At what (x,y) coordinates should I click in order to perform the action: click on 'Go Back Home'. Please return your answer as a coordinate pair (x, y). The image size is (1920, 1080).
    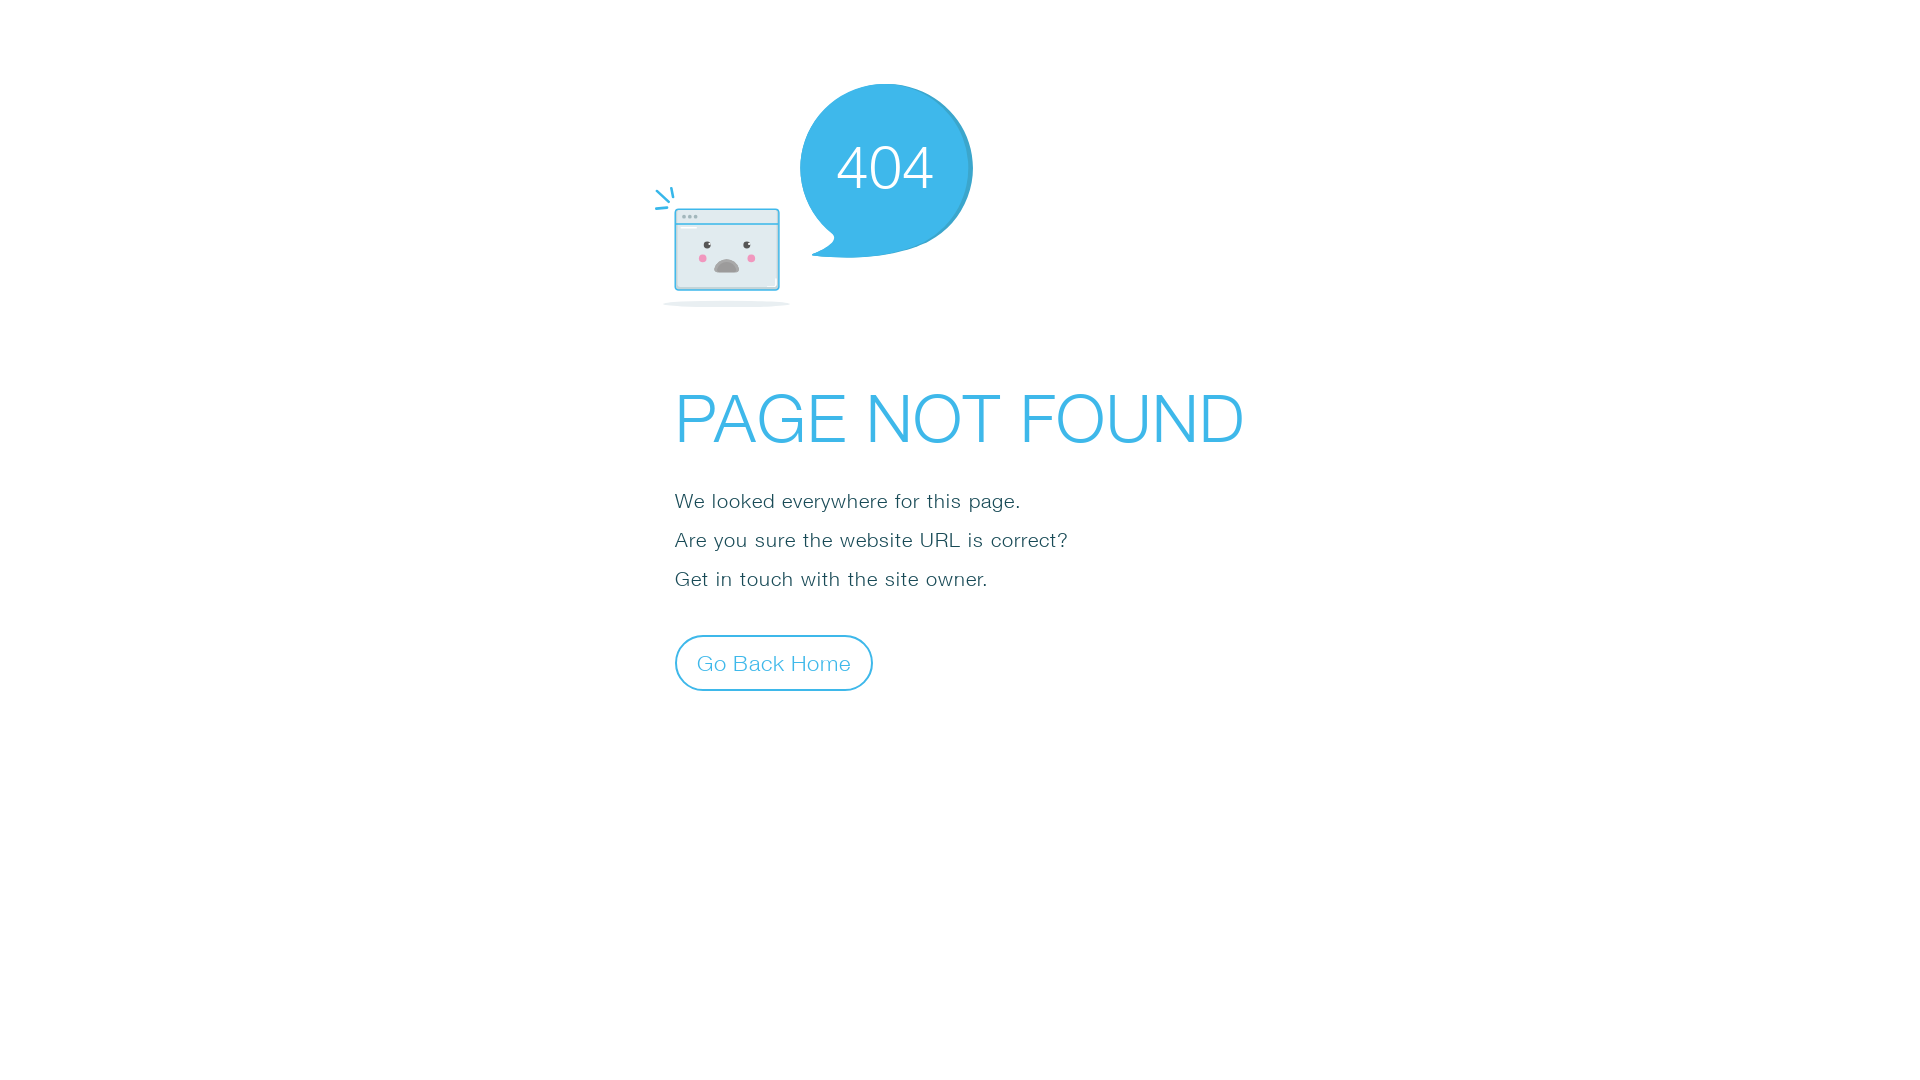
    Looking at the image, I should click on (772, 663).